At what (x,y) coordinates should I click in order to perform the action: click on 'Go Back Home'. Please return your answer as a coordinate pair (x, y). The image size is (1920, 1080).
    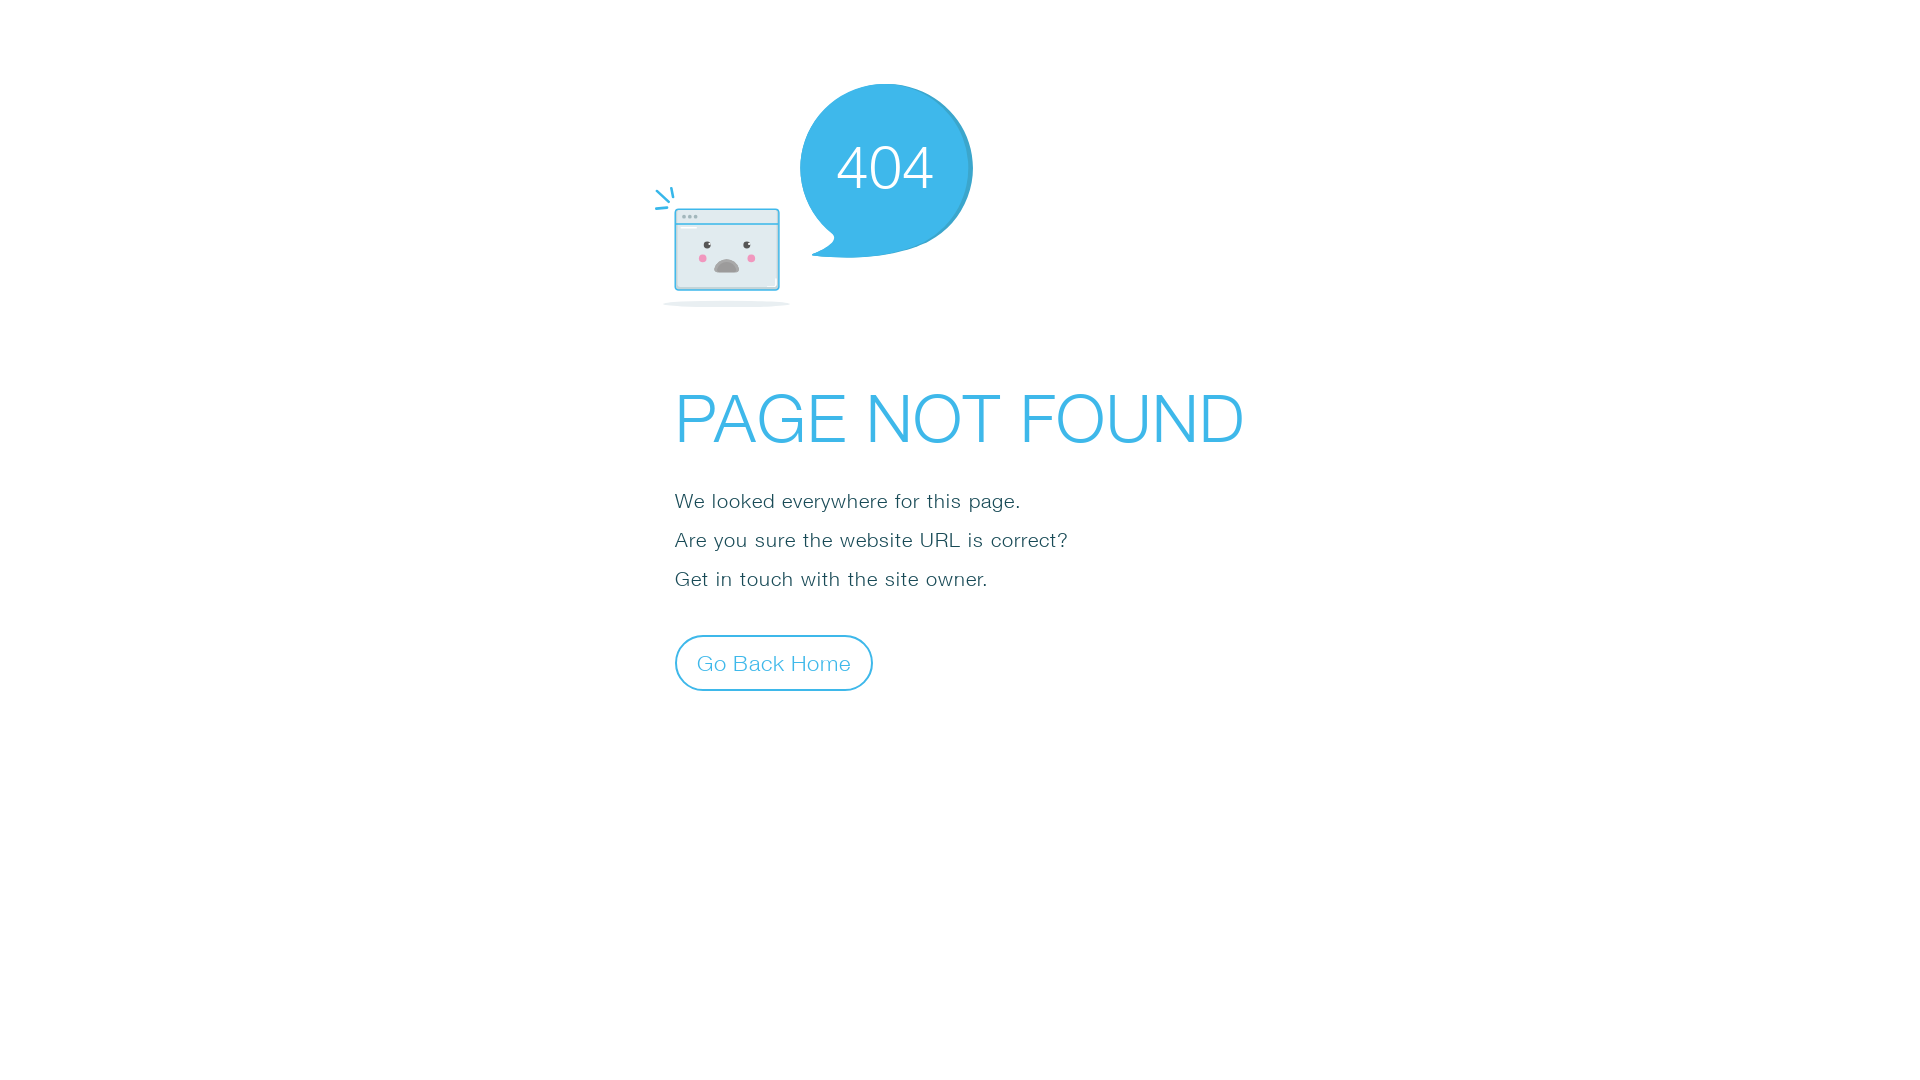
    Looking at the image, I should click on (772, 663).